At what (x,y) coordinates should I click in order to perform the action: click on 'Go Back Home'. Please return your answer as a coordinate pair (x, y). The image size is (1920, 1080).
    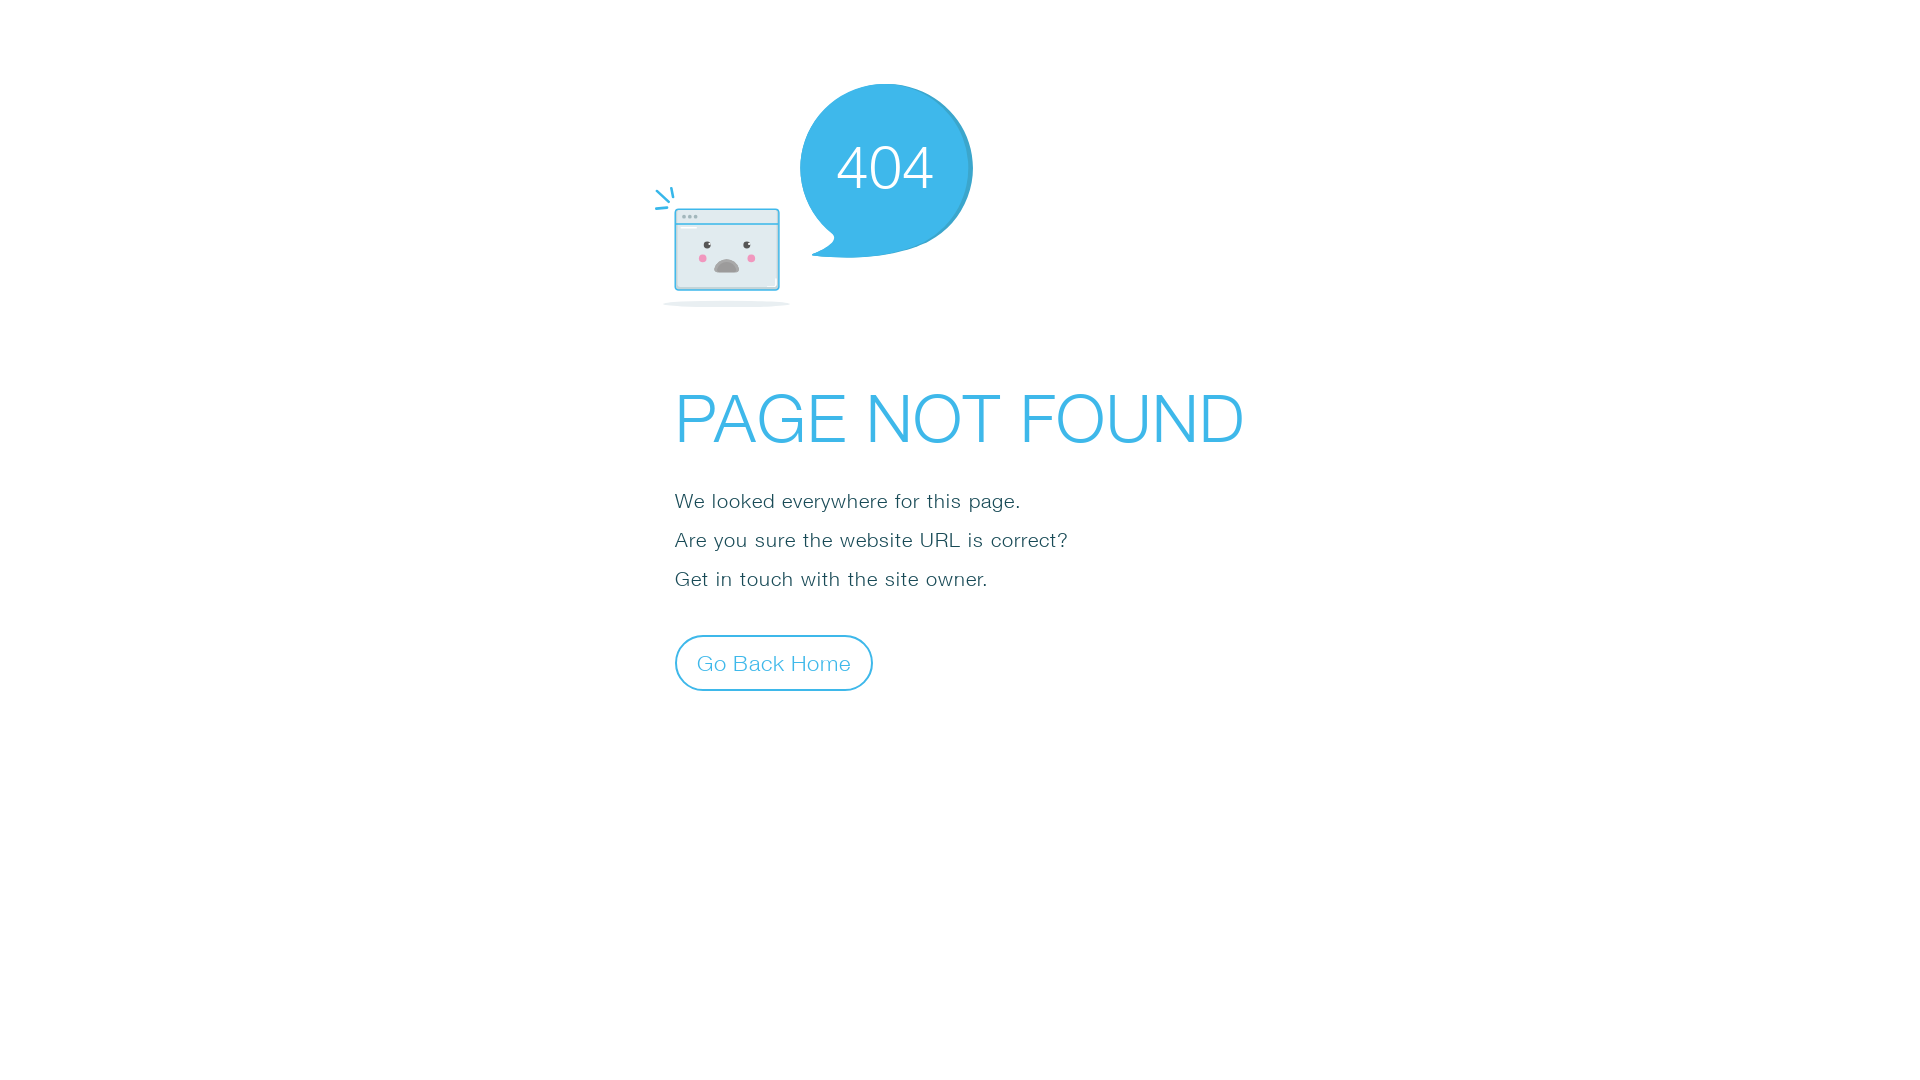
    Looking at the image, I should click on (772, 663).